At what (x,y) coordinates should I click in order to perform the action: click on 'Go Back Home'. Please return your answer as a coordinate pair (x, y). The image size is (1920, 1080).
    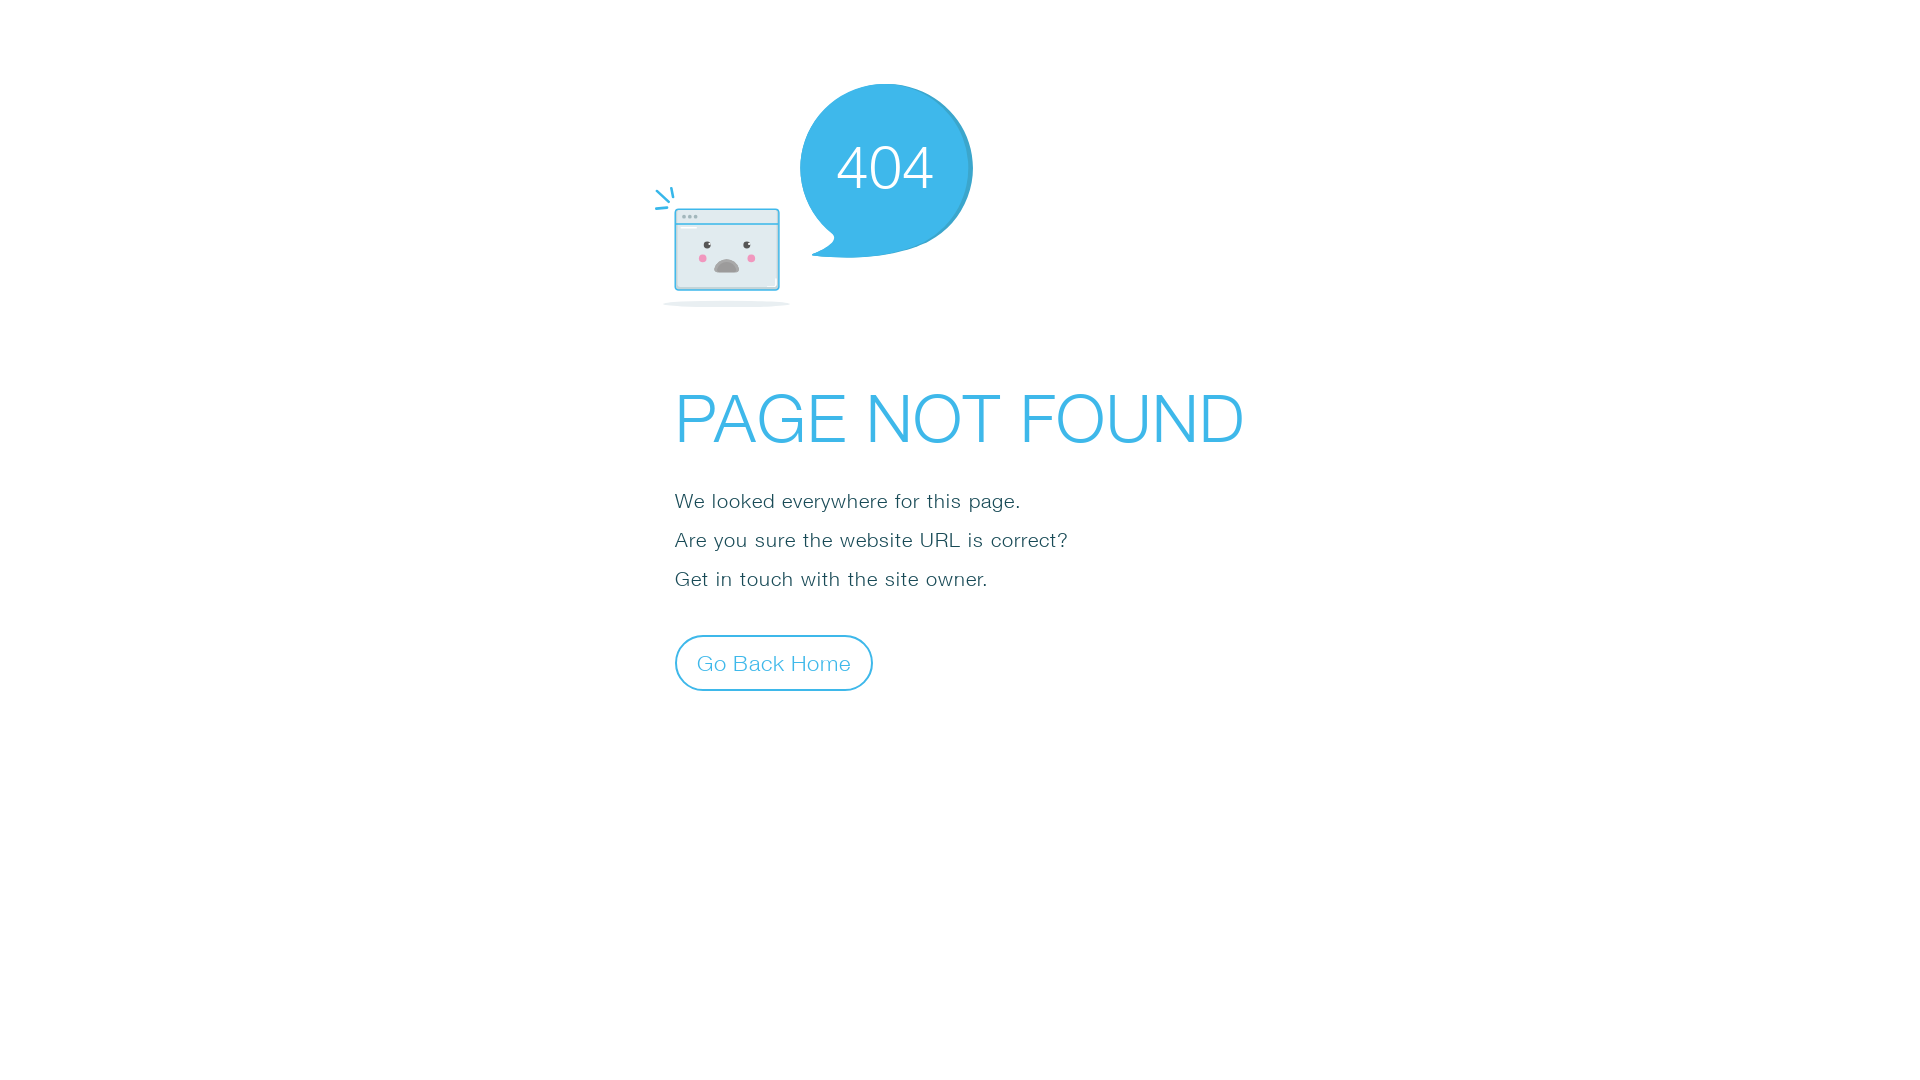
    Looking at the image, I should click on (772, 663).